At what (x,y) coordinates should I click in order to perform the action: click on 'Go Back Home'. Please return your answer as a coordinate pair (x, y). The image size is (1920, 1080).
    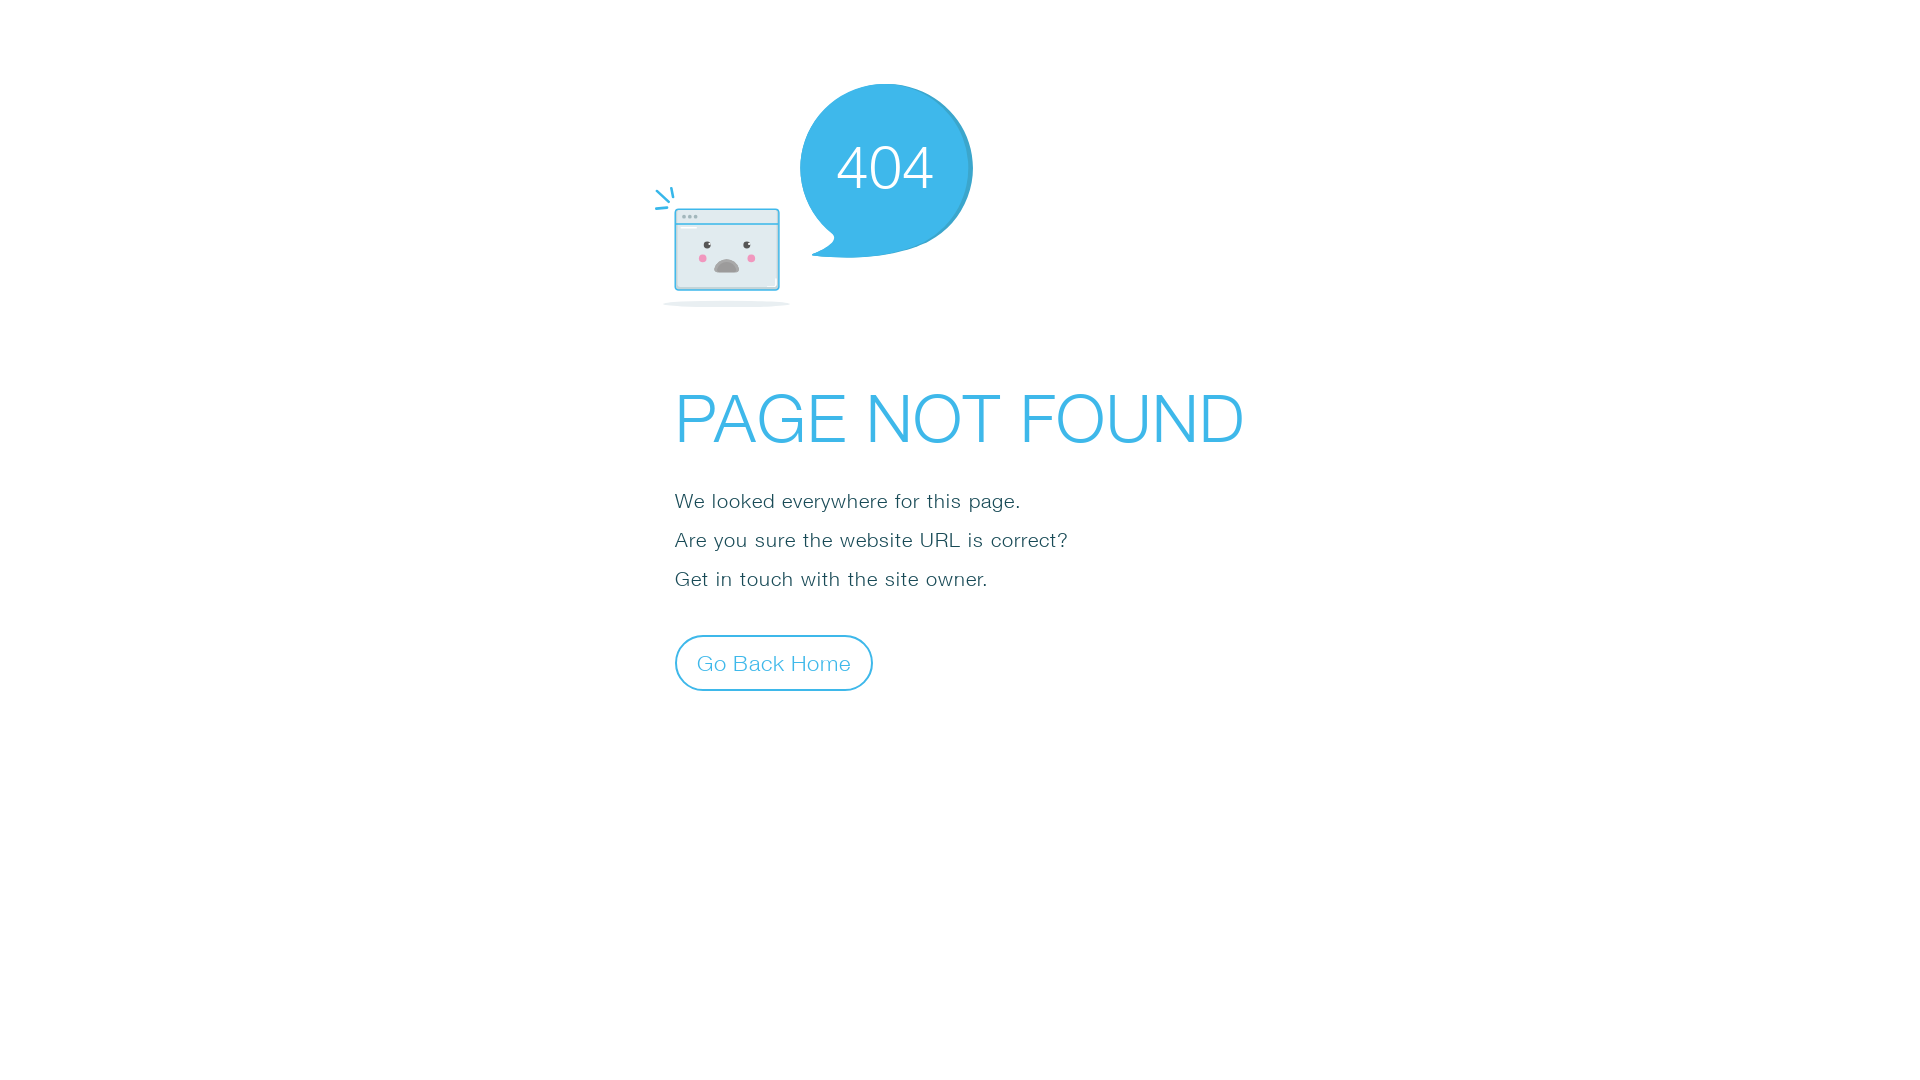
    Looking at the image, I should click on (772, 663).